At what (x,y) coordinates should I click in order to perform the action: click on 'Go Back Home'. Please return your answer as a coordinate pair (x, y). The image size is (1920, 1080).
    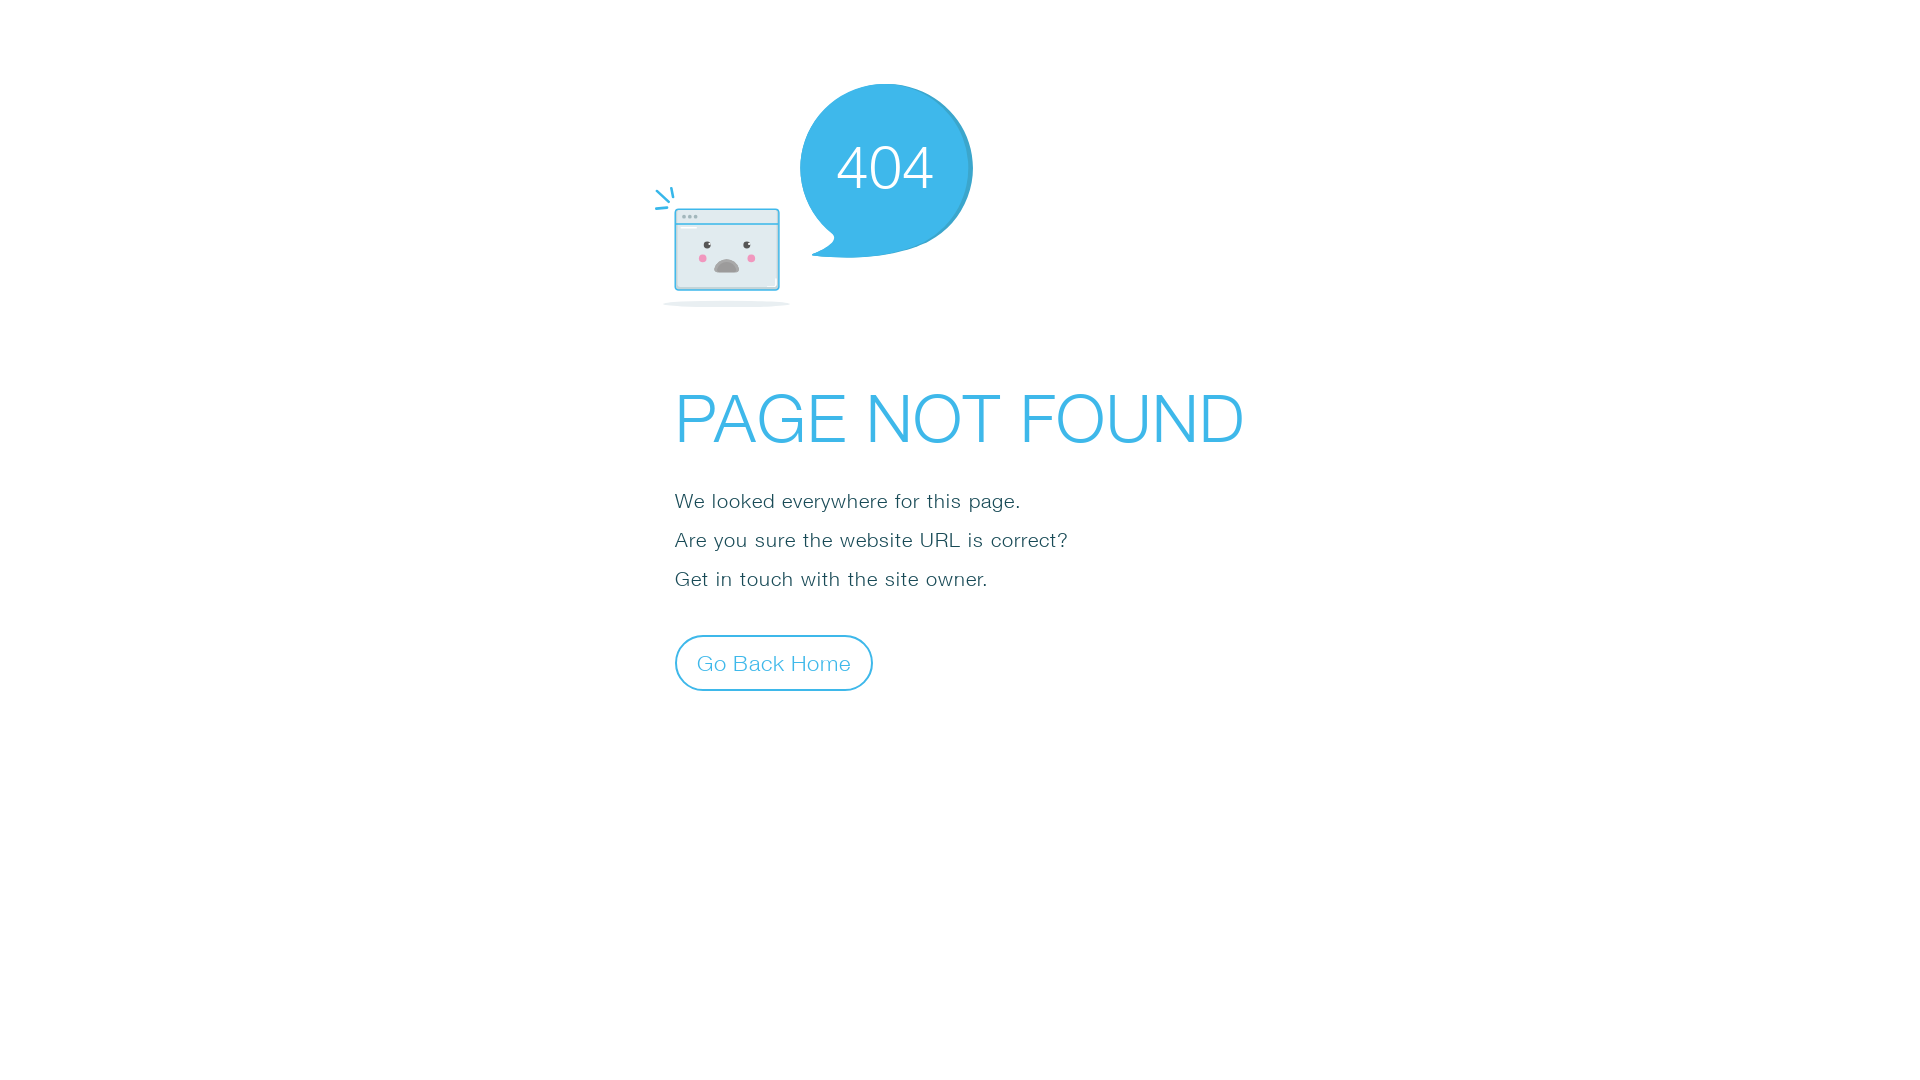
    Looking at the image, I should click on (772, 663).